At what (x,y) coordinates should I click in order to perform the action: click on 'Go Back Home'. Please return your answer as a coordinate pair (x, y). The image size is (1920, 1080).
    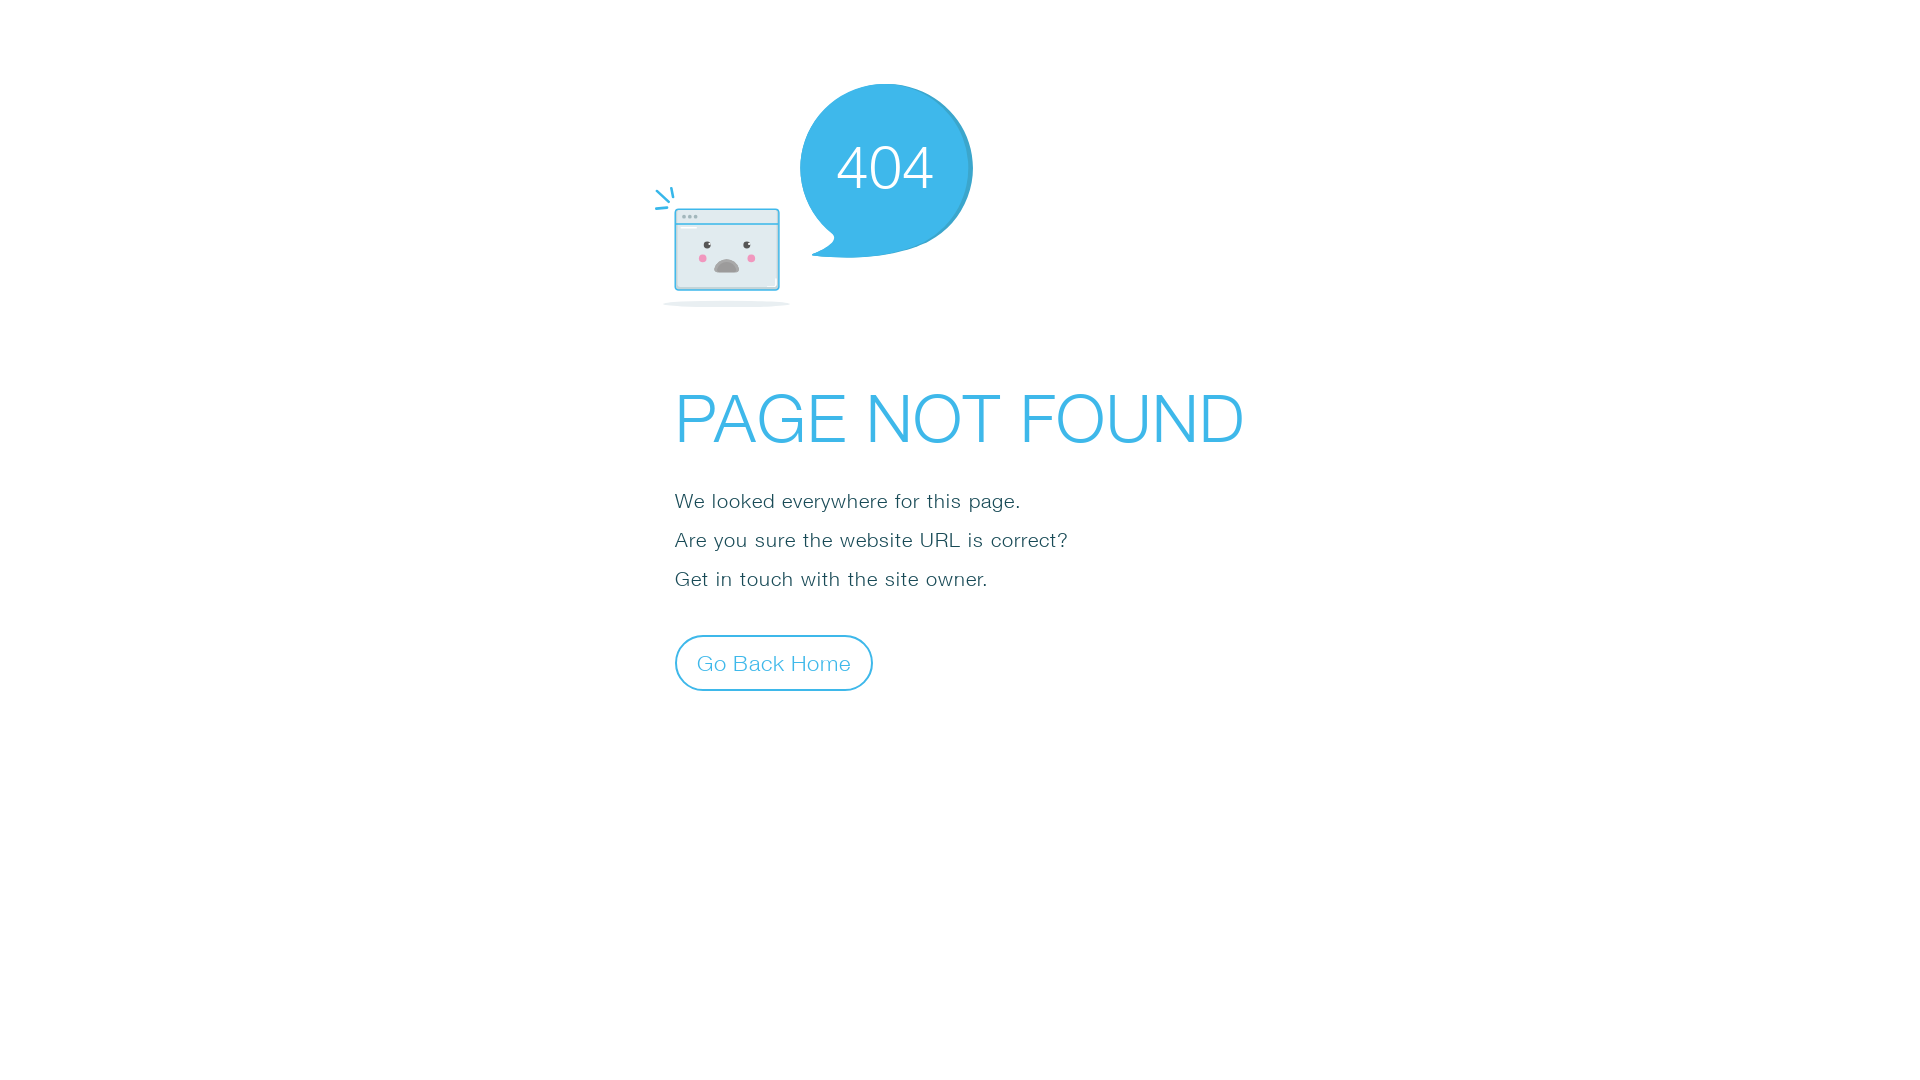
    Looking at the image, I should click on (772, 663).